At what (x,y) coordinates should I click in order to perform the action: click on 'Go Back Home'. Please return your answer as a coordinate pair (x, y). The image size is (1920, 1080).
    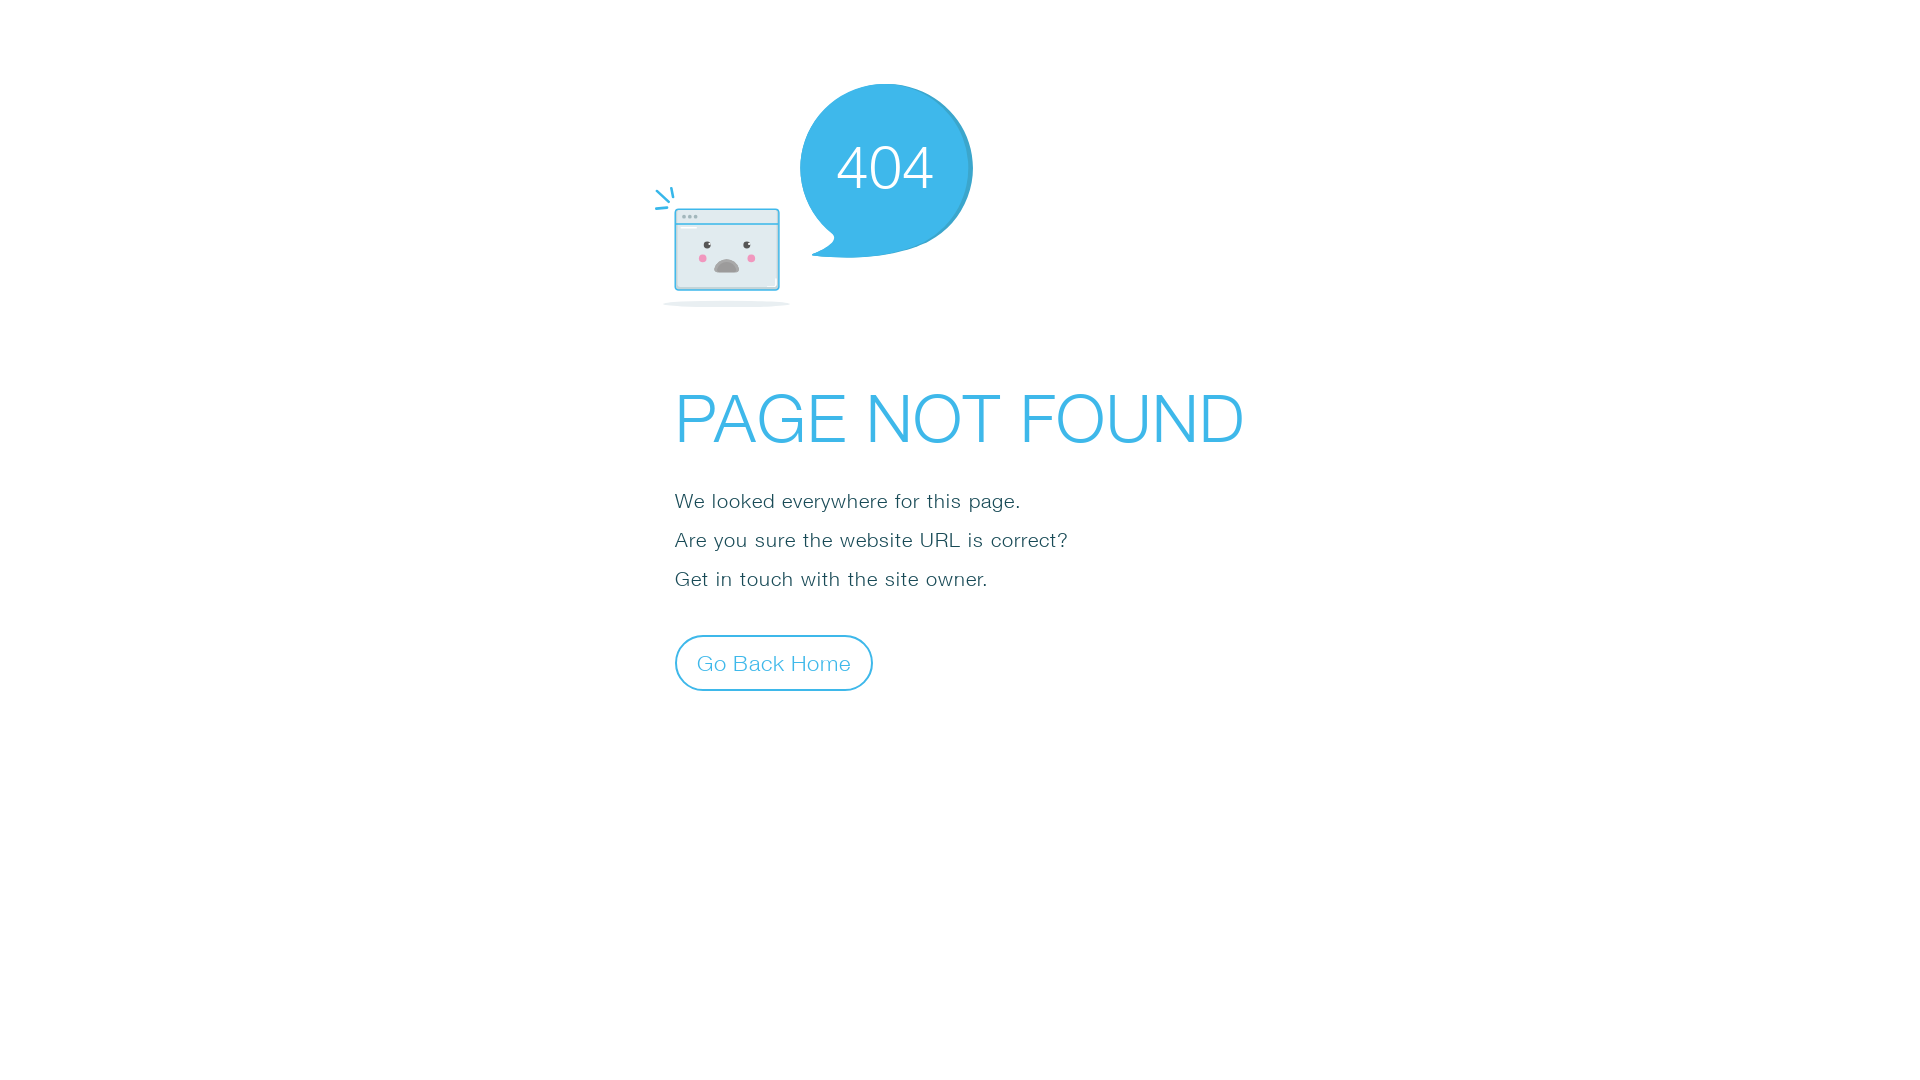
    Looking at the image, I should click on (772, 663).